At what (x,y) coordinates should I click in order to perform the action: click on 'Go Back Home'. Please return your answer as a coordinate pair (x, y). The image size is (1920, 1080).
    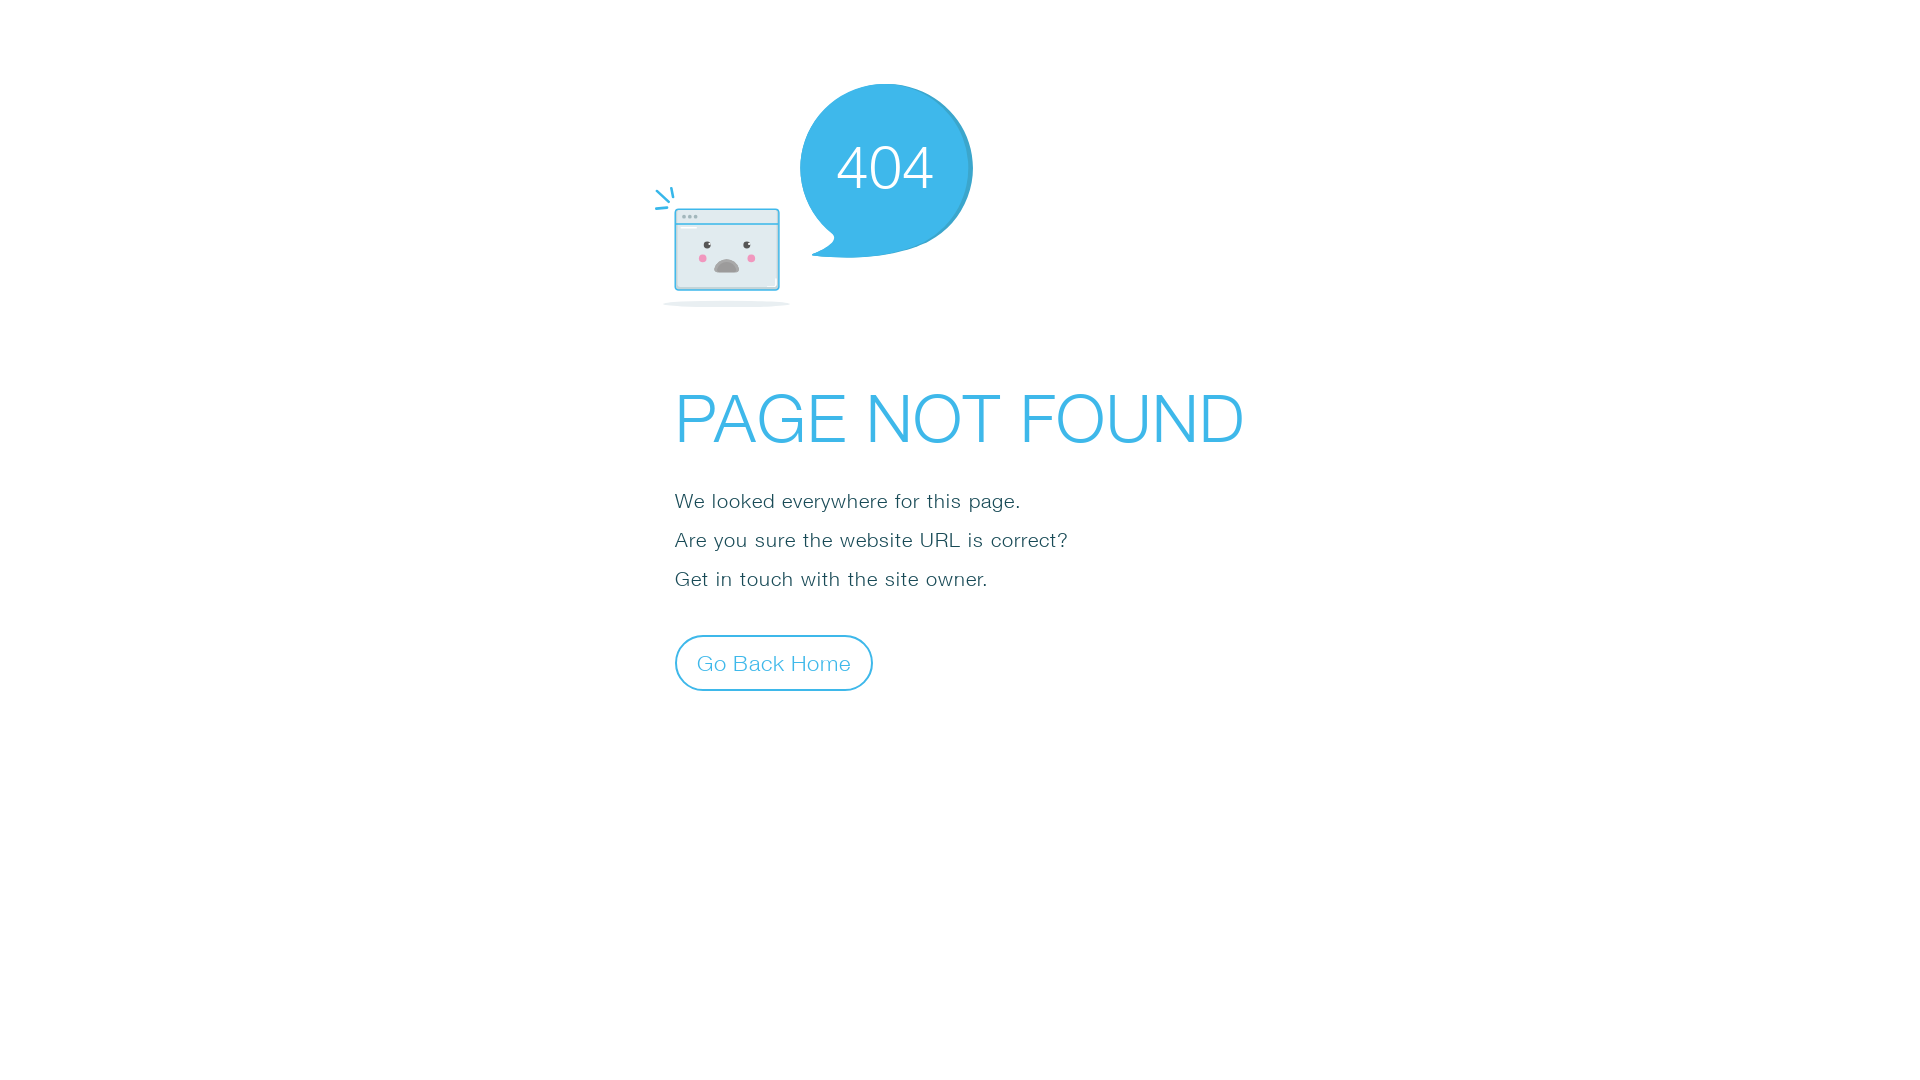
    Looking at the image, I should click on (772, 663).